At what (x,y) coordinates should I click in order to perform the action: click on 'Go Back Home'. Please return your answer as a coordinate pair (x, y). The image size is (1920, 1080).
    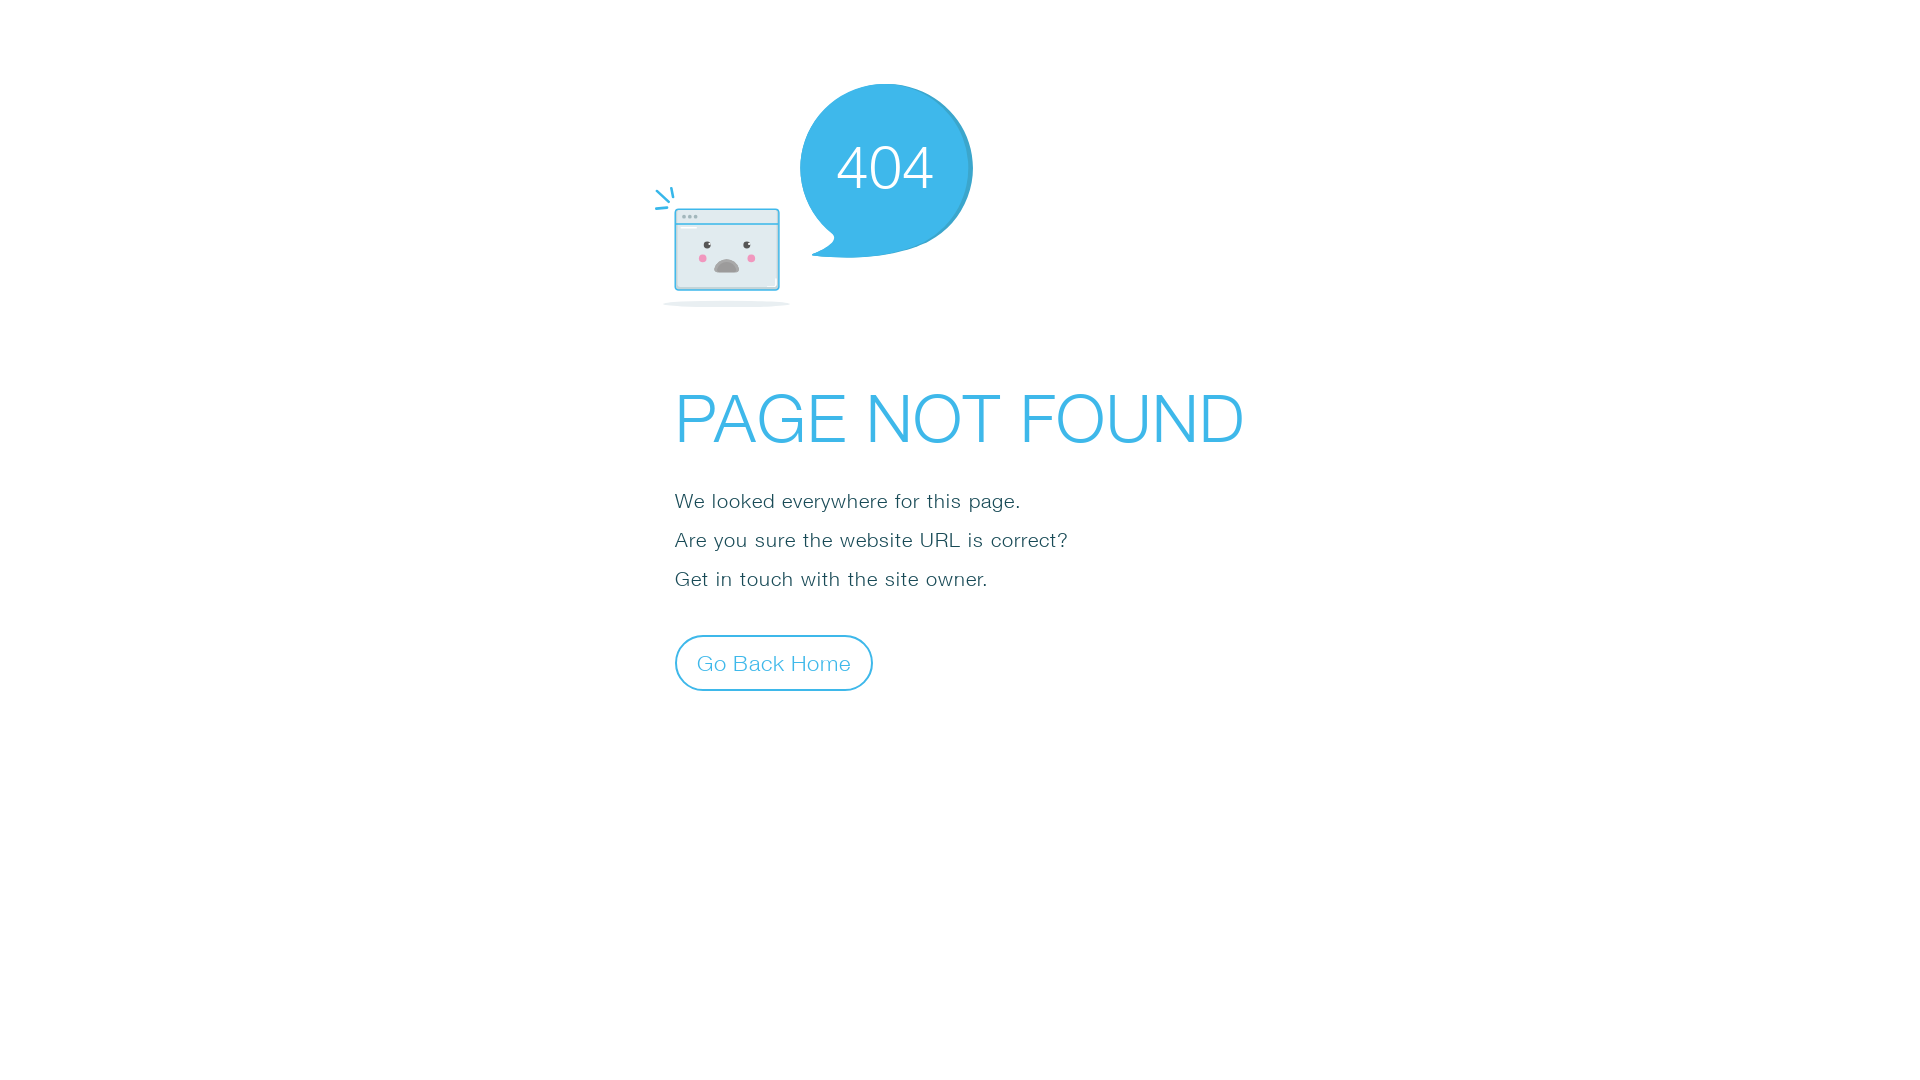
    Looking at the image, I should click on (772, 663).